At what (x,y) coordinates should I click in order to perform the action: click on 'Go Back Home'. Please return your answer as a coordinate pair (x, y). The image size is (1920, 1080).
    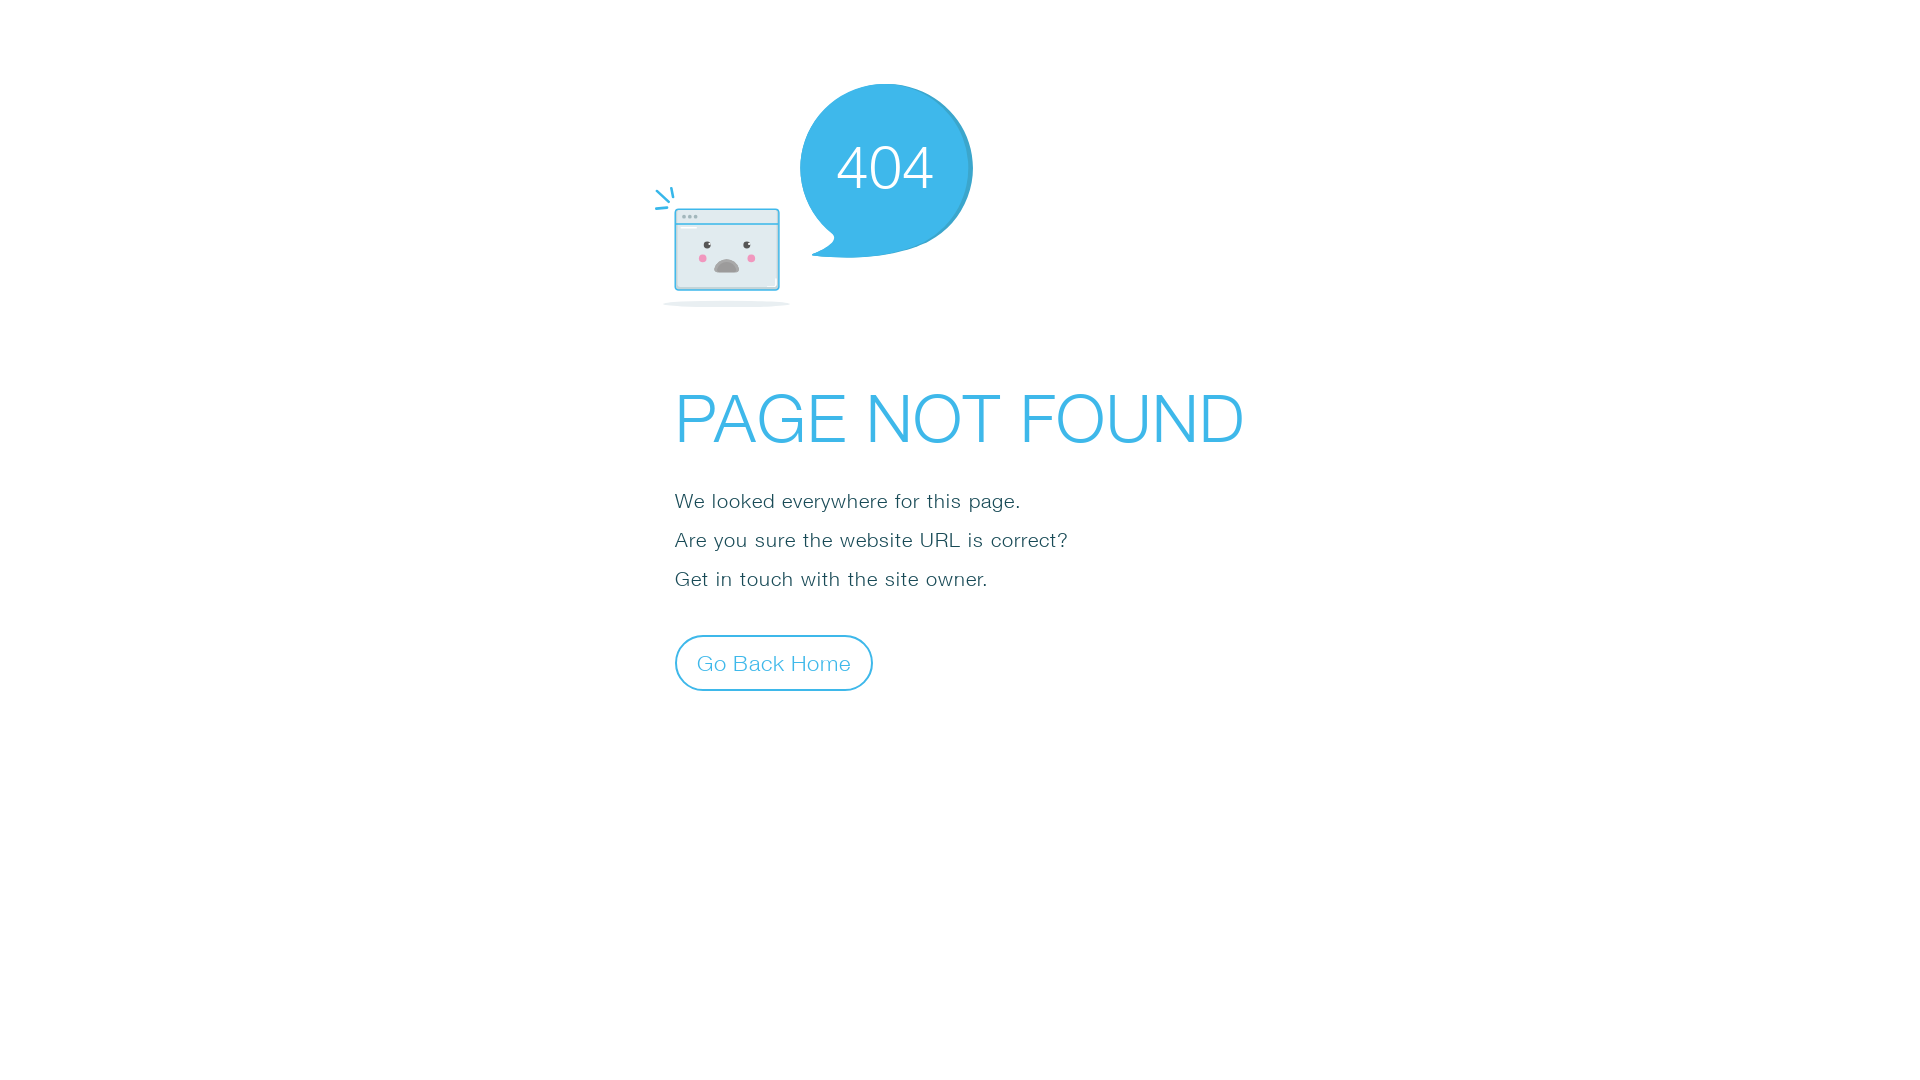
    Looking at the image, I should click on (772, 663).